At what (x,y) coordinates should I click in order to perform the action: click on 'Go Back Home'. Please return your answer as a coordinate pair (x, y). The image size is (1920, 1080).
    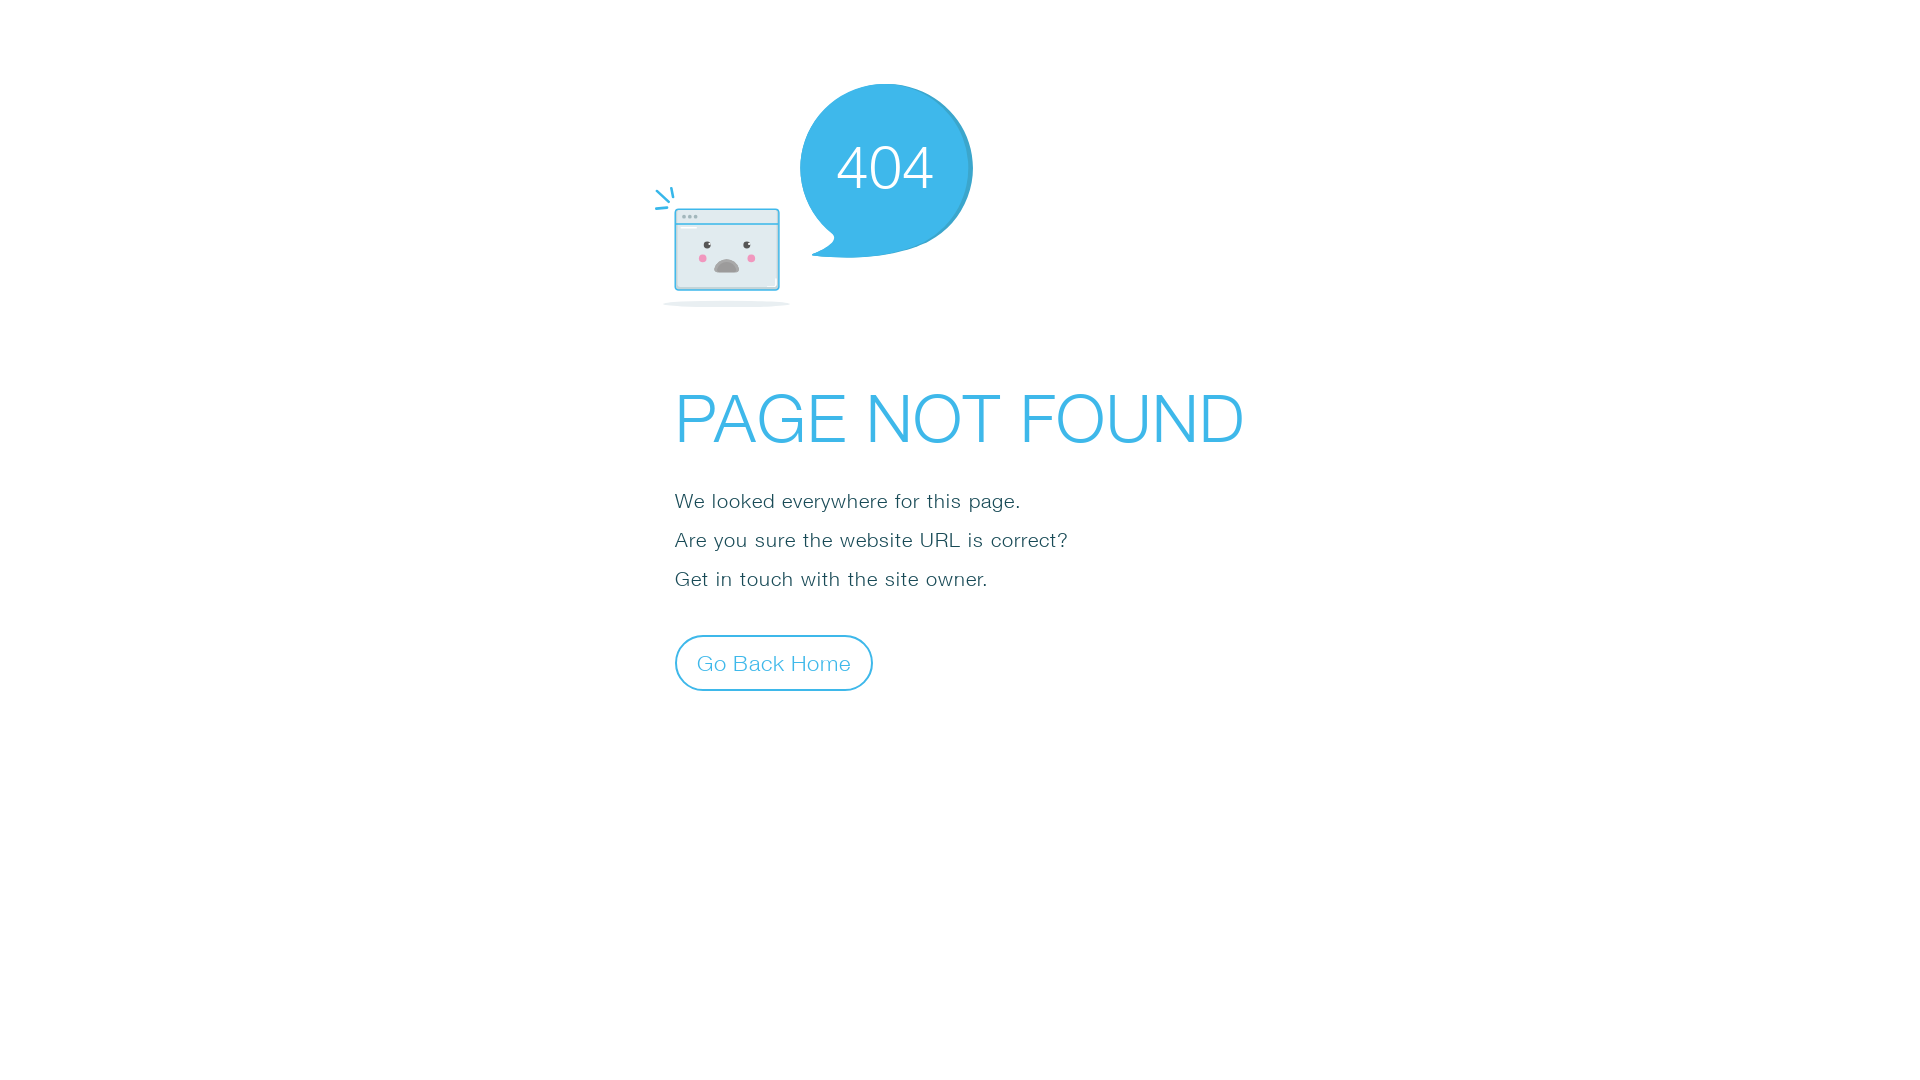
    Looking at the image, I should click on (772, 663).